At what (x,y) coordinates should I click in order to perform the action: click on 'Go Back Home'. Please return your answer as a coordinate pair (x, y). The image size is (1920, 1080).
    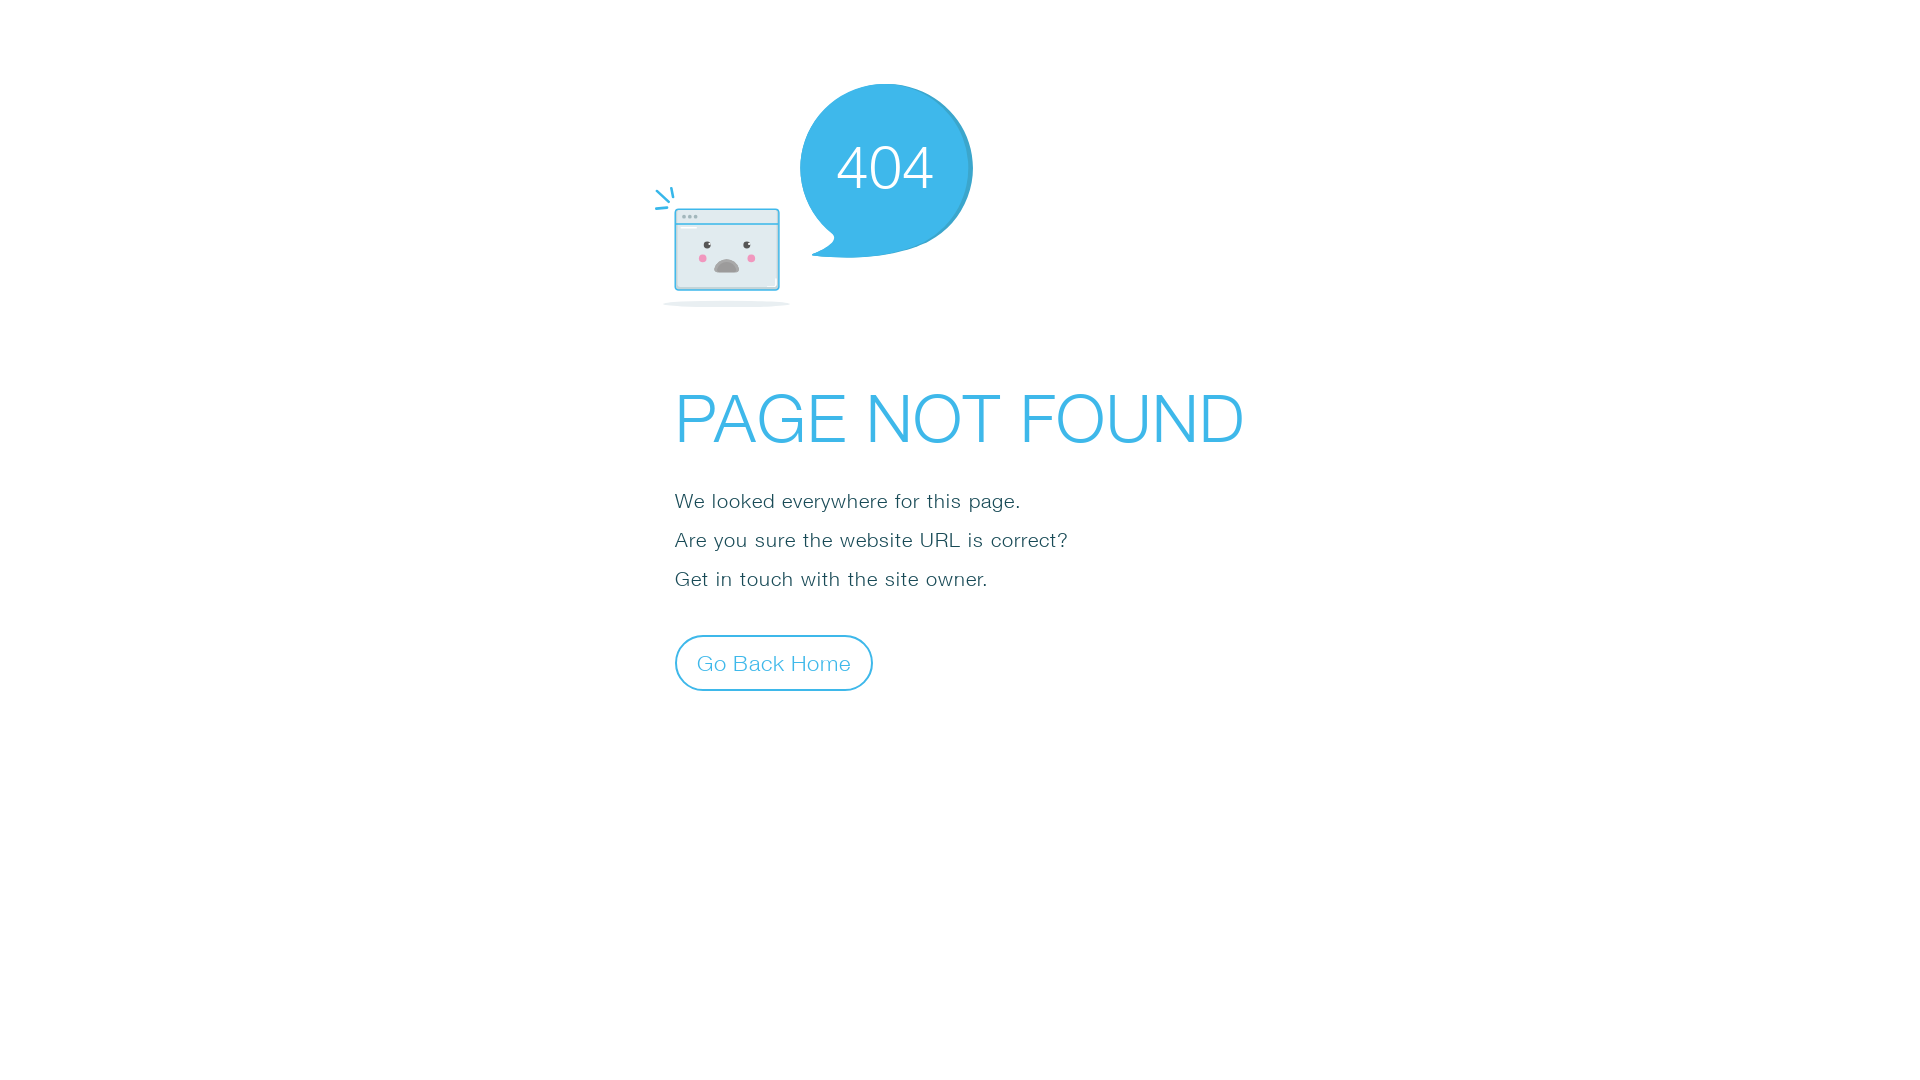
    Looking at the image, I should click on (772, 663).